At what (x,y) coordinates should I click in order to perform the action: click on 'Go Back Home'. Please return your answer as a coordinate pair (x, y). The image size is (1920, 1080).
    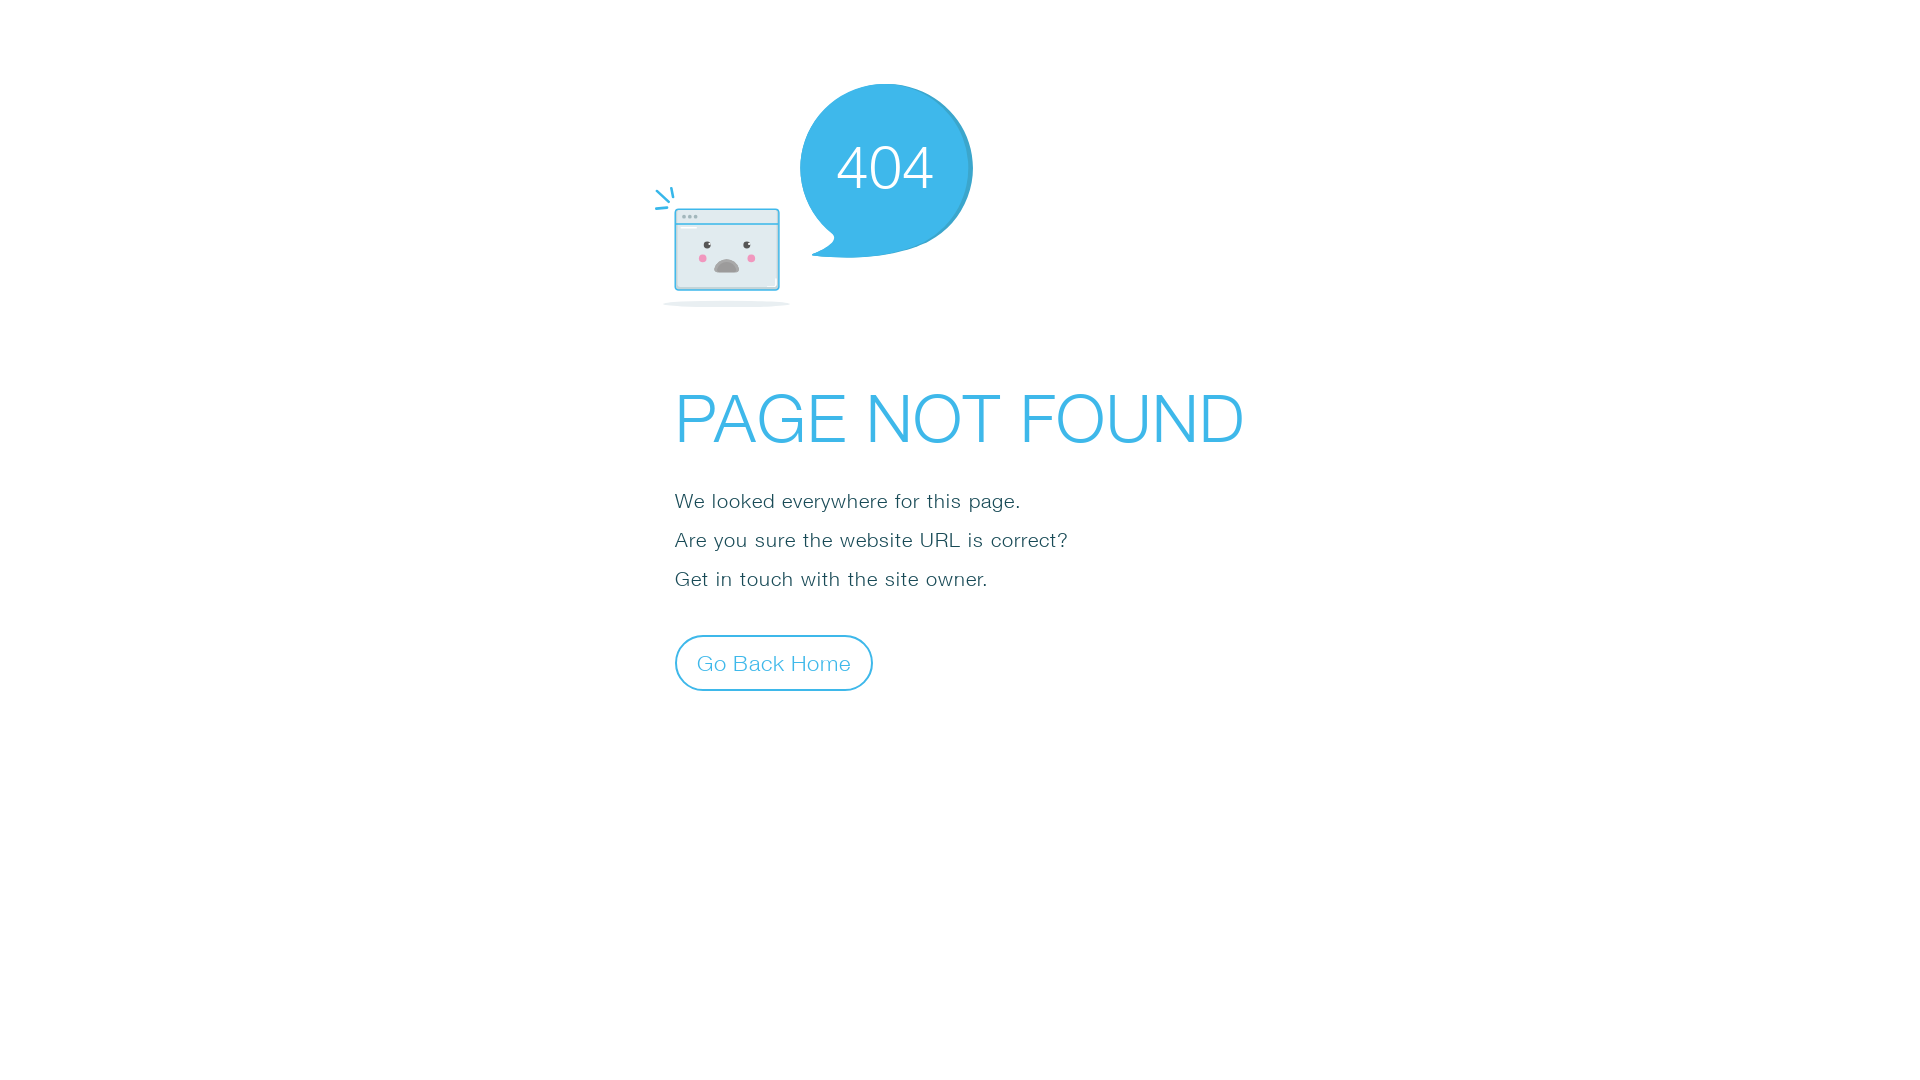
    Looking at the image, I should click on (772, 663).